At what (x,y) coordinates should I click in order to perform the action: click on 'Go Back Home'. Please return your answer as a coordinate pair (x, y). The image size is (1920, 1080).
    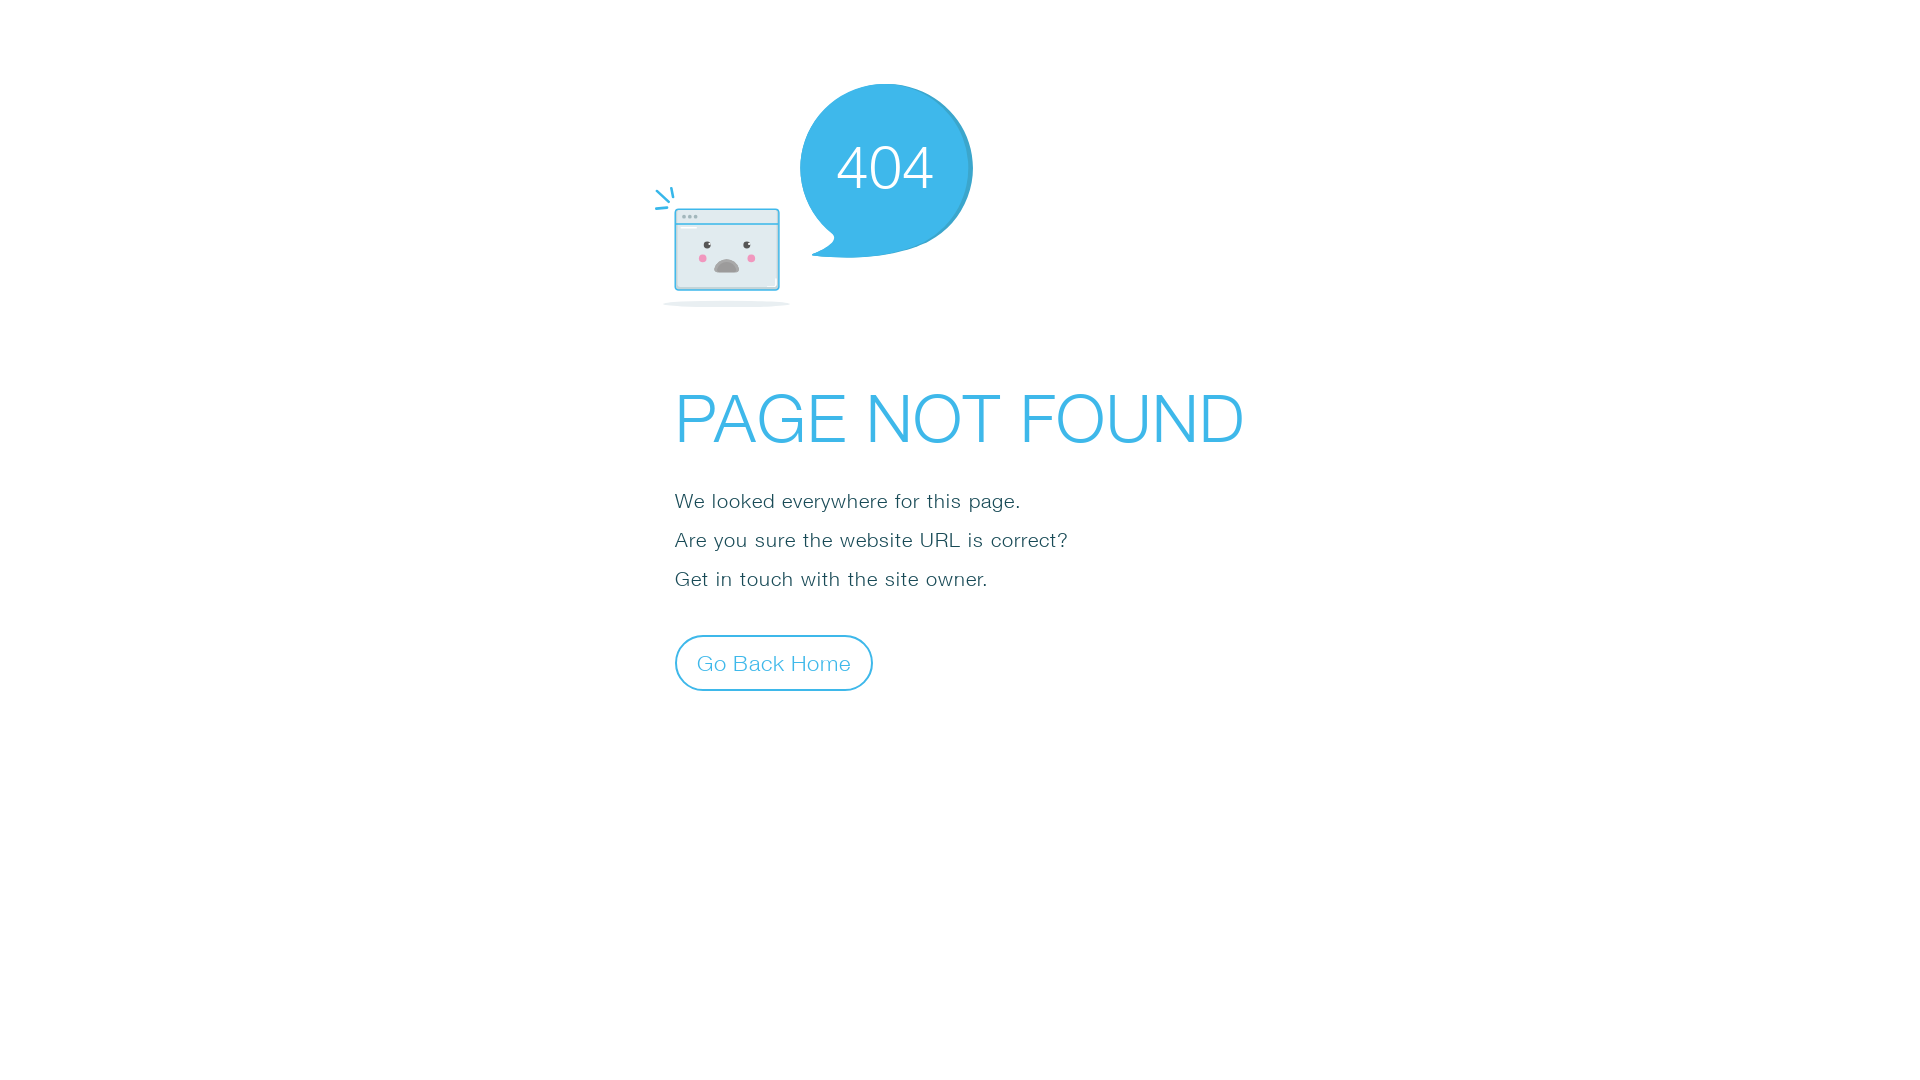
    Looking at the image, I should click on (772, 663).